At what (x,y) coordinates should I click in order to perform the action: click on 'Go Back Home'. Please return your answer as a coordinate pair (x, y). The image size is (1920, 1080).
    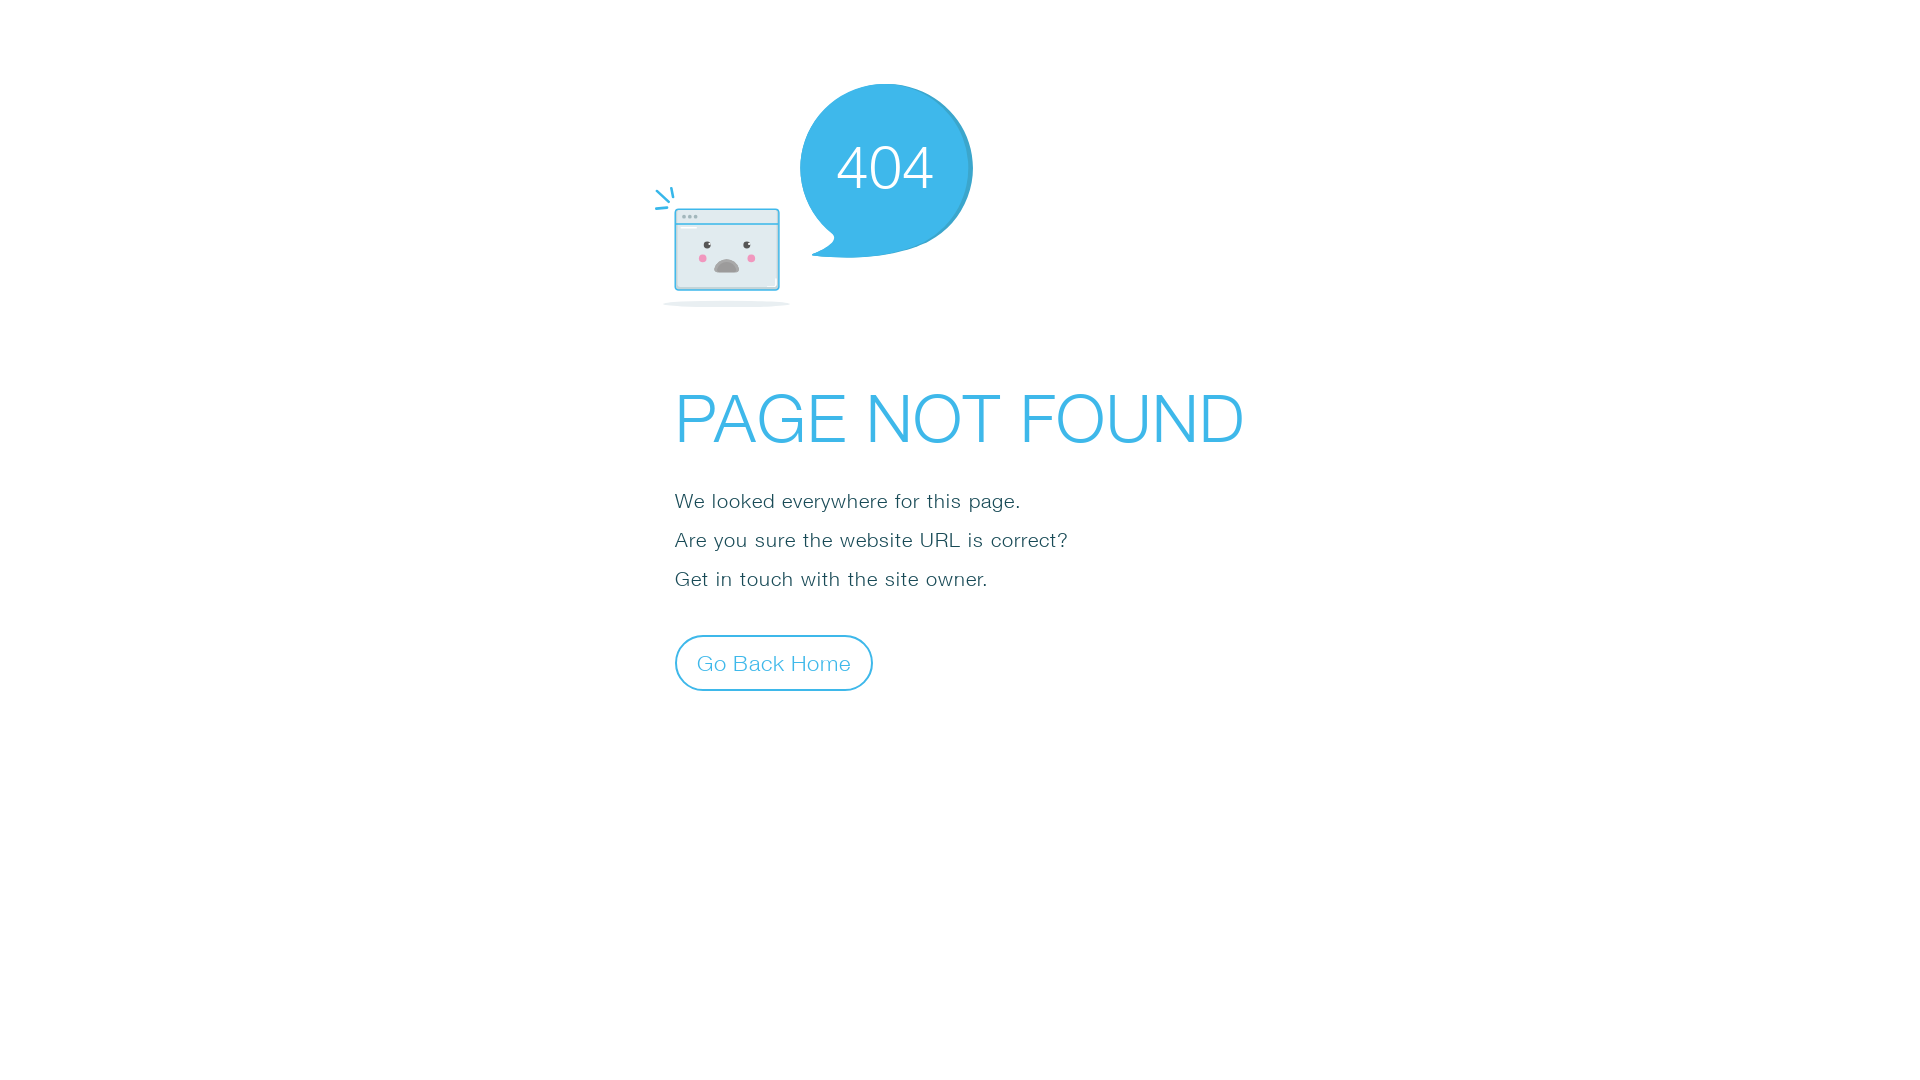
    Looking at the image, I should click on (772, 663).